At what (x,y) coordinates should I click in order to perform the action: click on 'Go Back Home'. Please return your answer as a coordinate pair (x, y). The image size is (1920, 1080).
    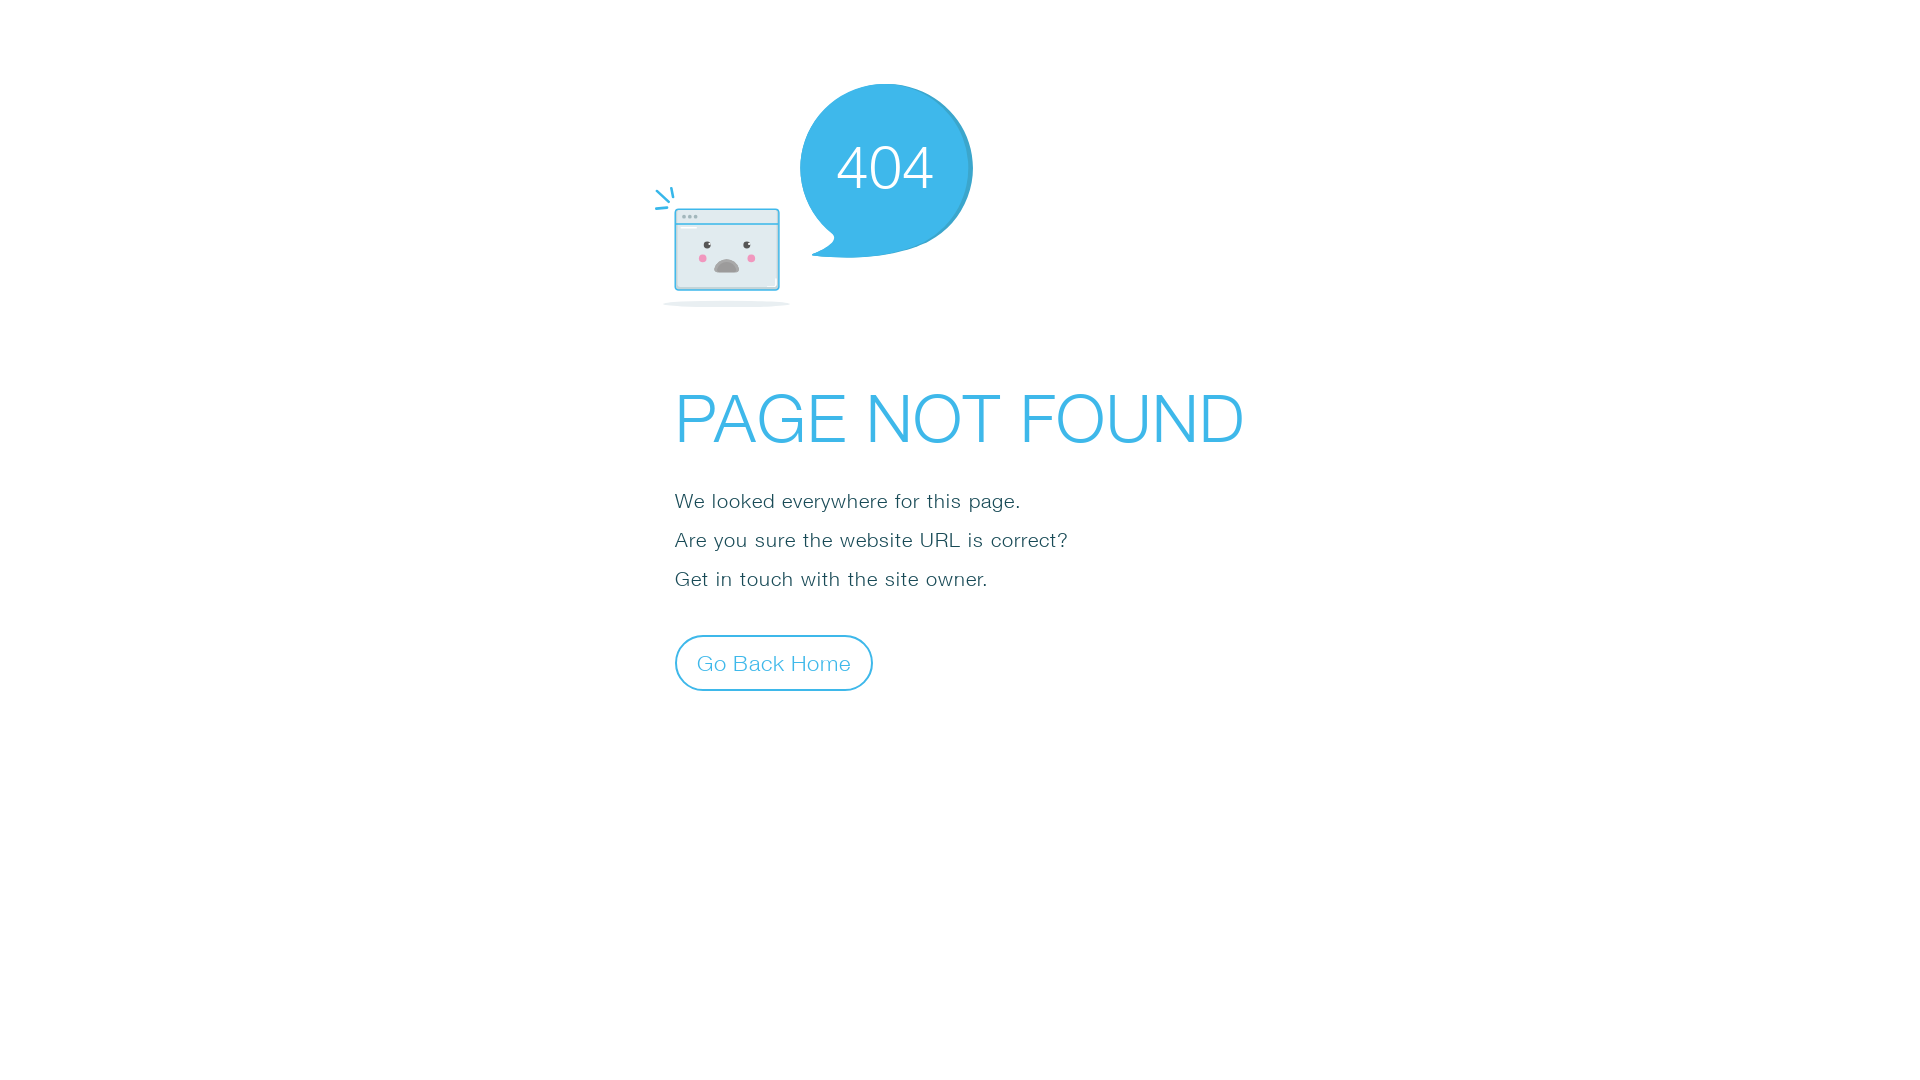
    Looking at the image, I should click on (772, 663).